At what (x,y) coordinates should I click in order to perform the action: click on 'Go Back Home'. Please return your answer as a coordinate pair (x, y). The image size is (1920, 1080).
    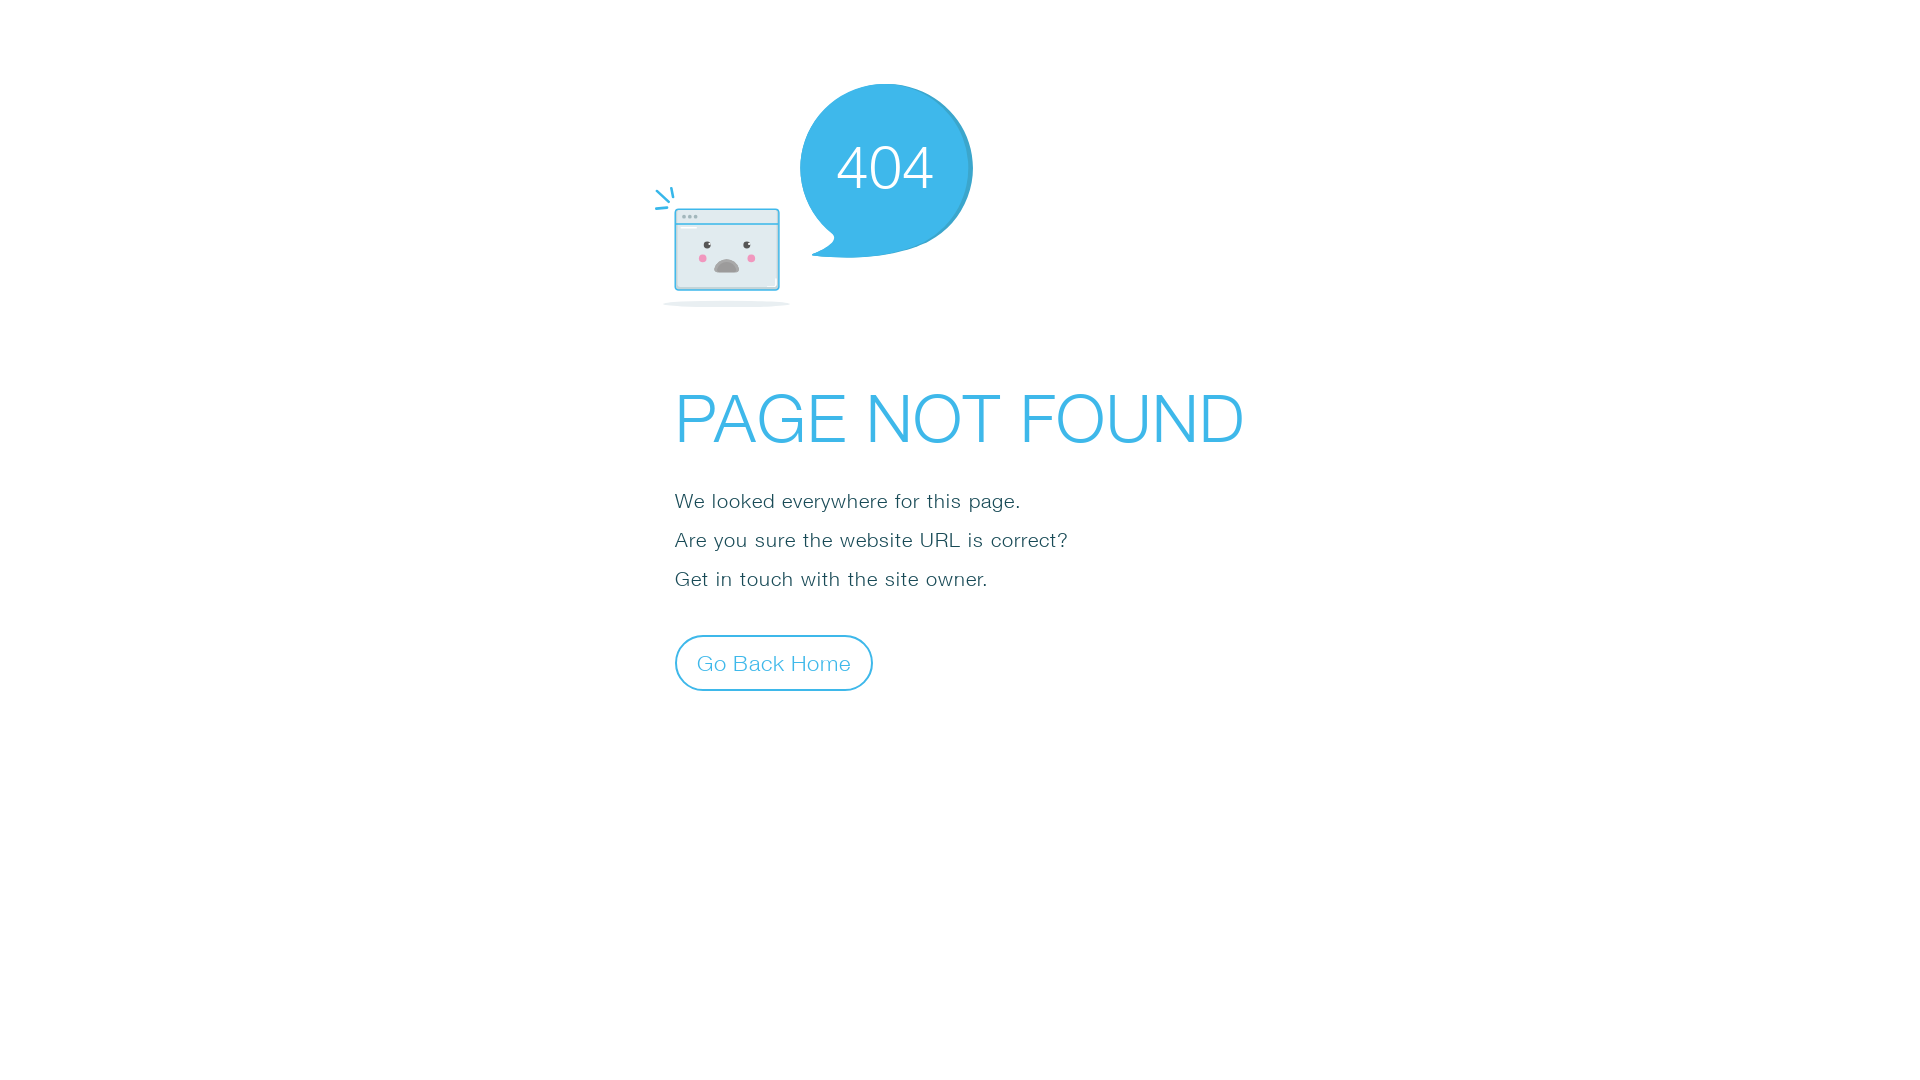
    Looking at the image, I should click on (772, 663).